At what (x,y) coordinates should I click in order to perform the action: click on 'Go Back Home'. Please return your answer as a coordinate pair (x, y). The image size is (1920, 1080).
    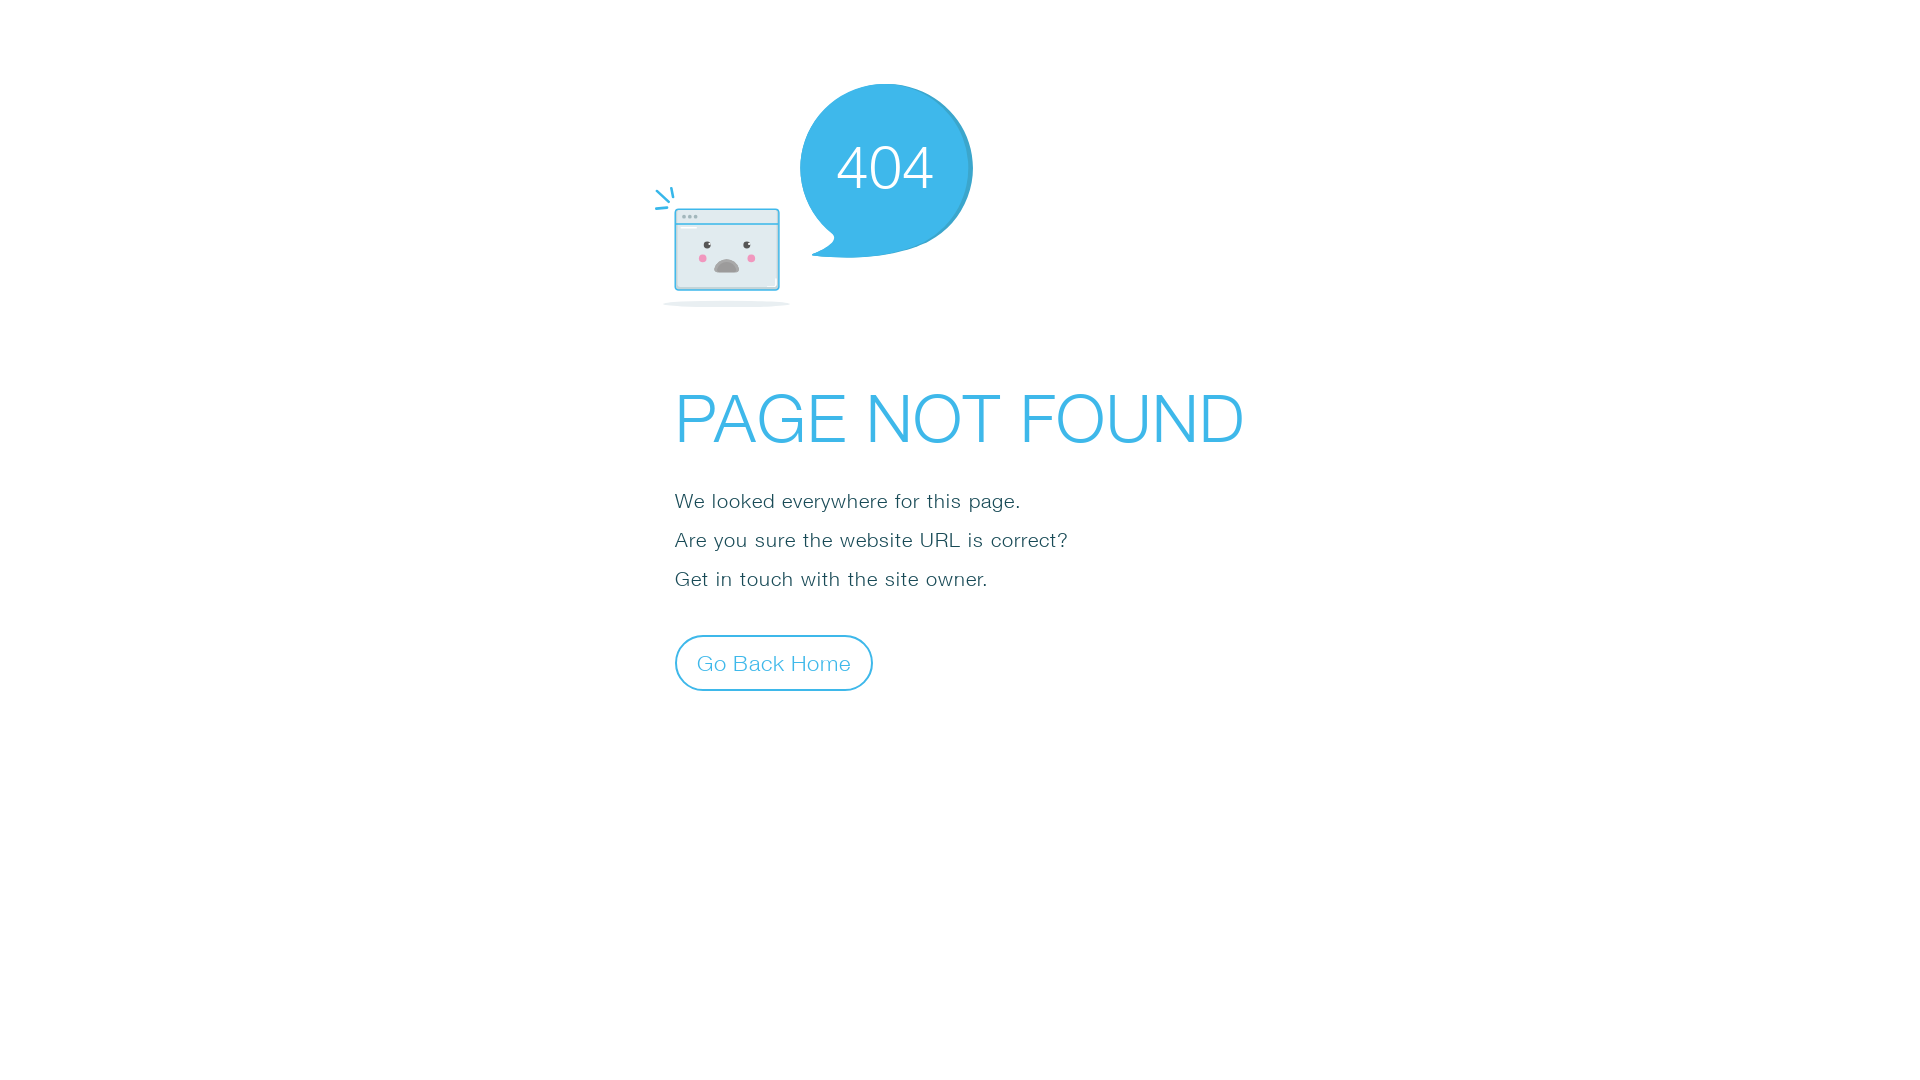
    Looking at the image, I should click on (772, 663).